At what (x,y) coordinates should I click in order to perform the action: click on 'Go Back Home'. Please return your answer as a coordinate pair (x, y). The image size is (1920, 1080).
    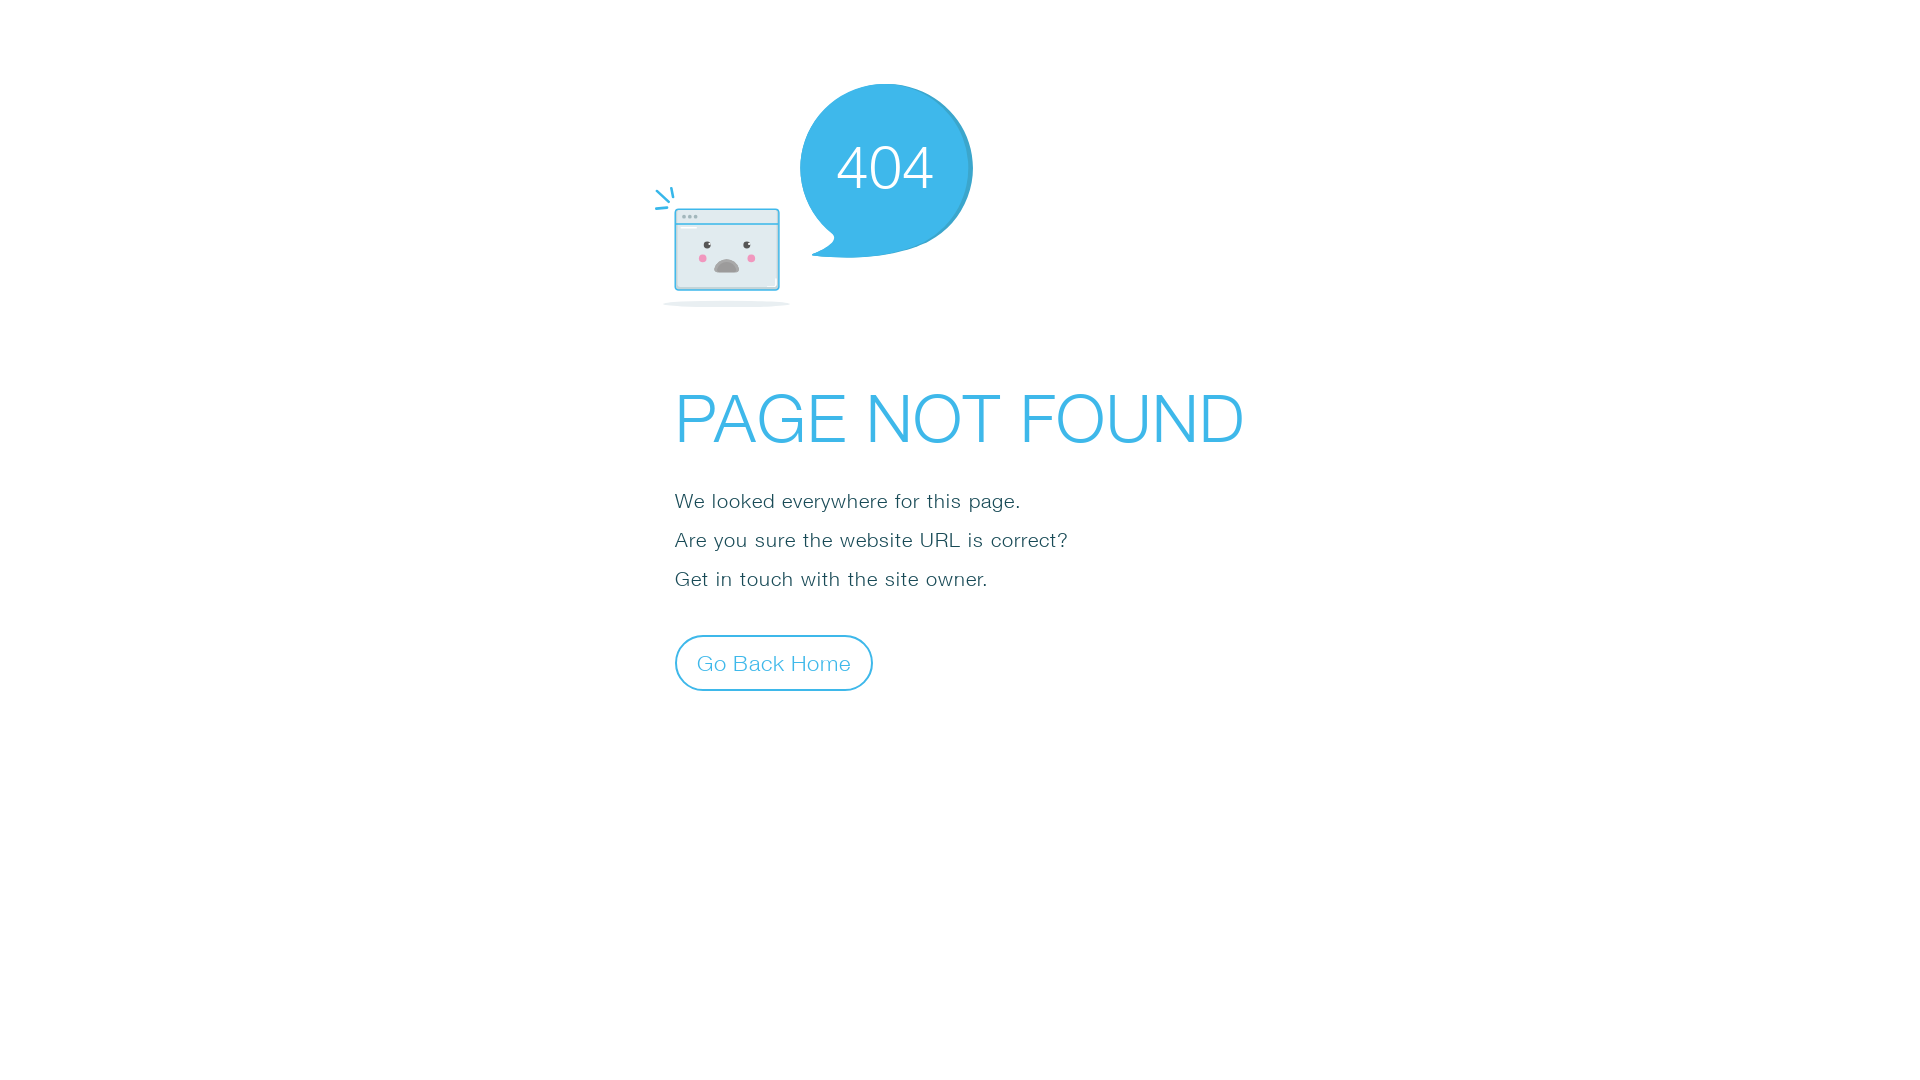
    Looking at the image, I should click on (772, 663).